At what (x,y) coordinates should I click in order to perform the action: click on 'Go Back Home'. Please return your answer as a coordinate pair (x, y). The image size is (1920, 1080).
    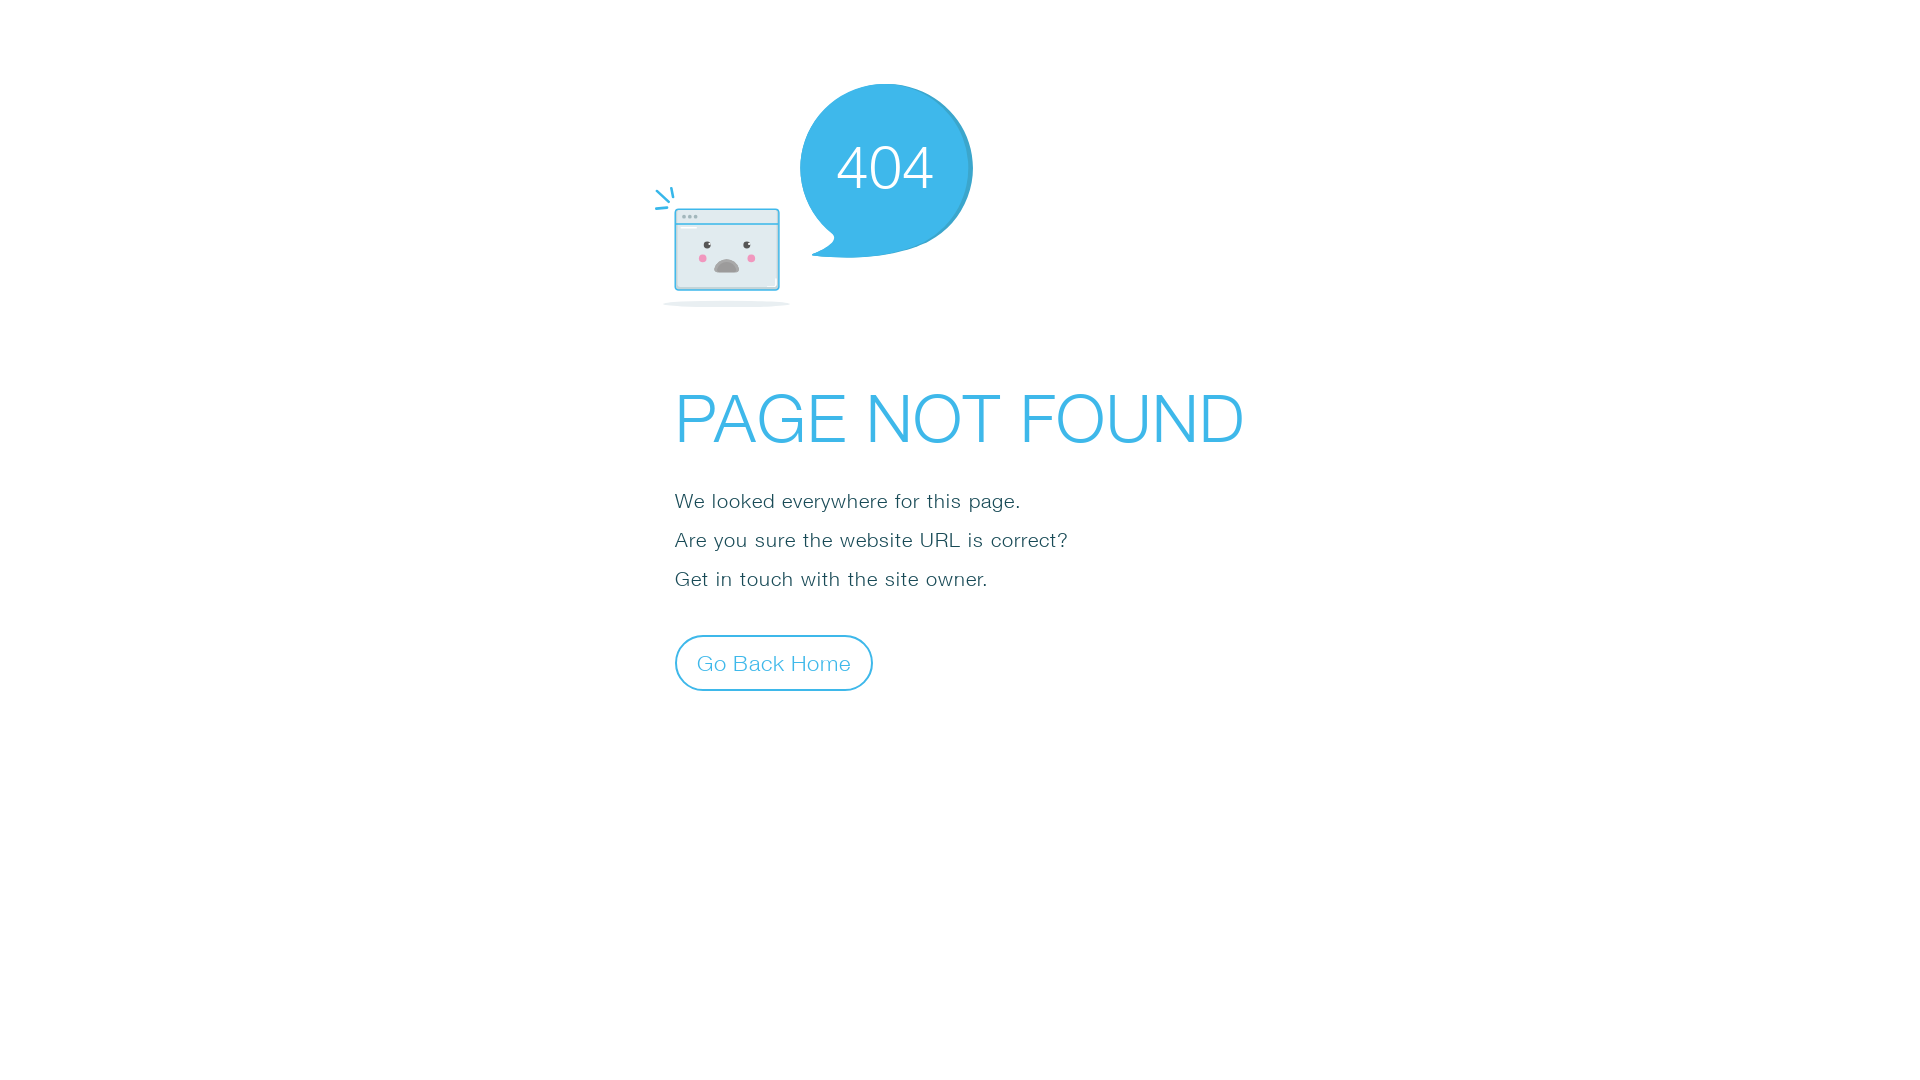
    Looking at the image, I should click on (772, 663).